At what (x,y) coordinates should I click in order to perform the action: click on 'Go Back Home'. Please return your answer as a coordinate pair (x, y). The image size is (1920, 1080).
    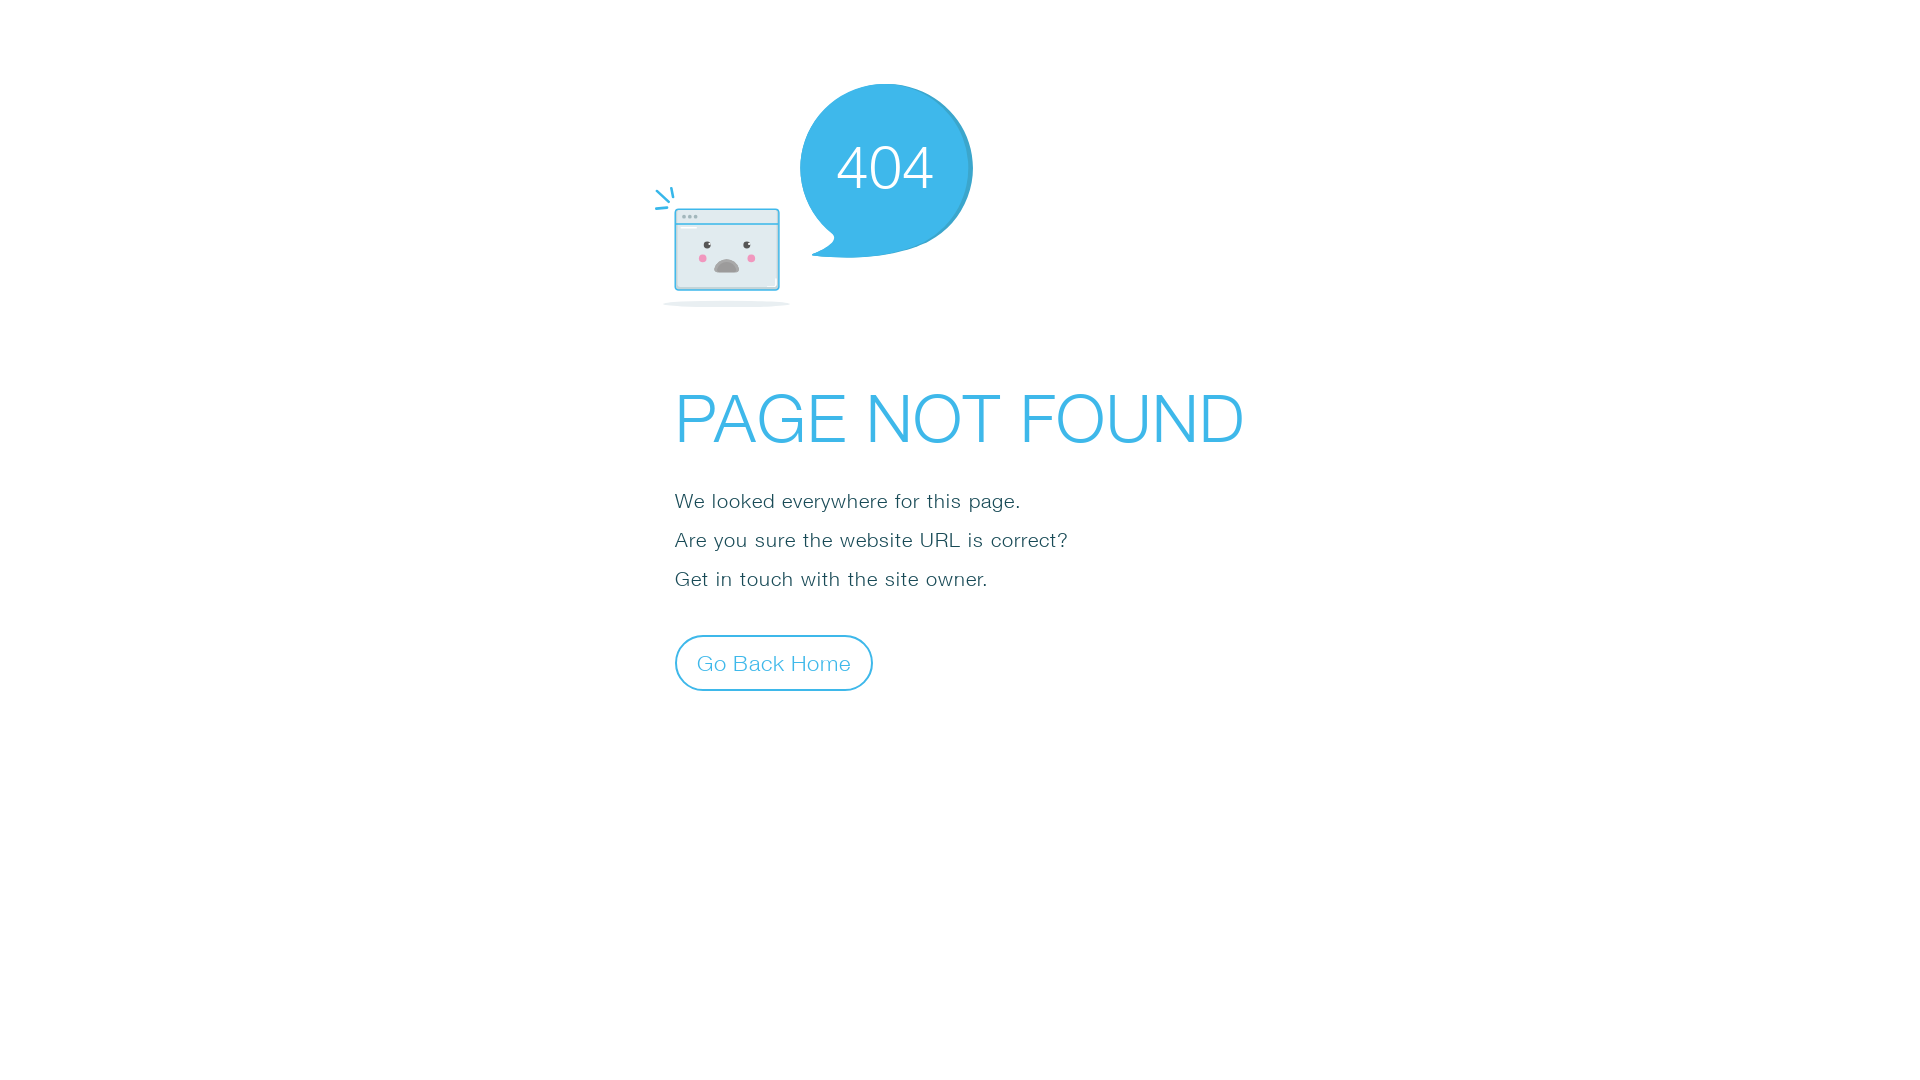
    Looking at the image, I should click on (772, 663).